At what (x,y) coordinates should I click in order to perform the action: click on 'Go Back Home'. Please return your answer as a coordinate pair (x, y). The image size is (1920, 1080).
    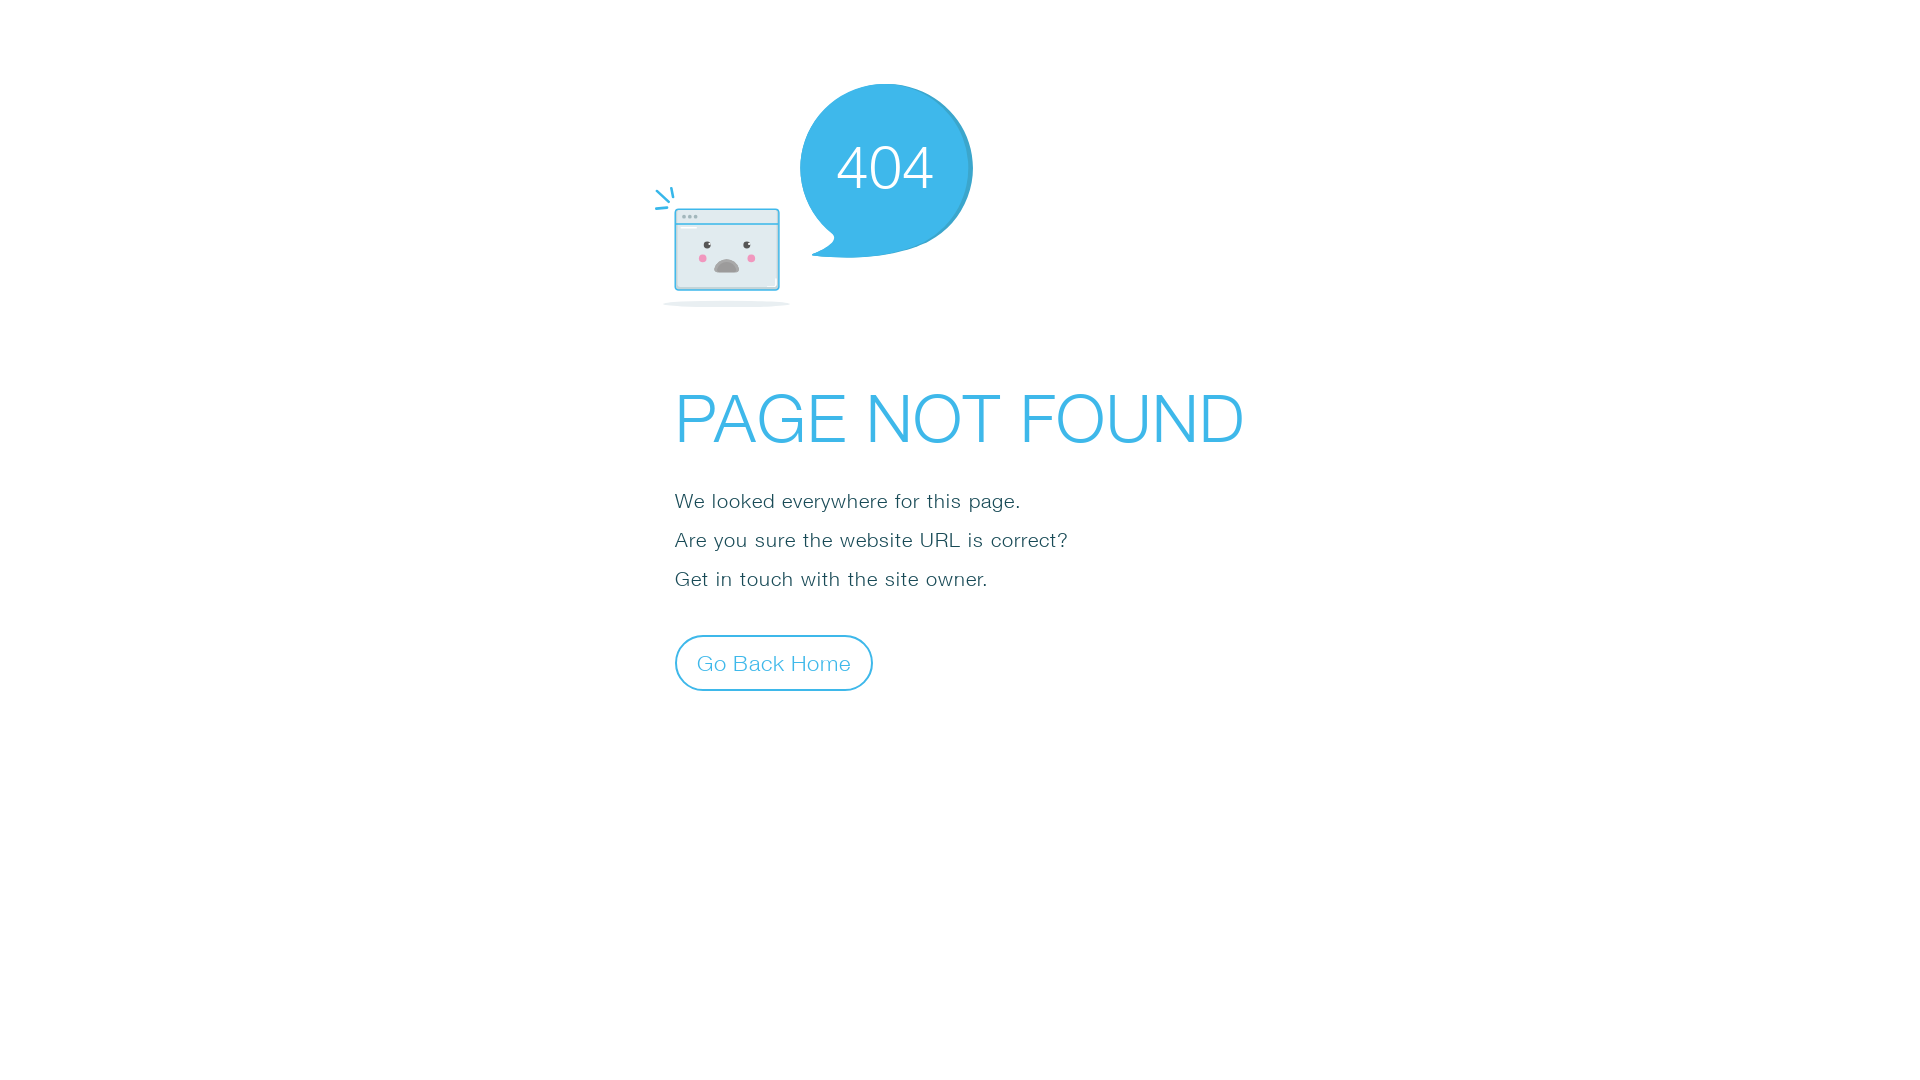
    Looking at the image, I should click on (772, 663).